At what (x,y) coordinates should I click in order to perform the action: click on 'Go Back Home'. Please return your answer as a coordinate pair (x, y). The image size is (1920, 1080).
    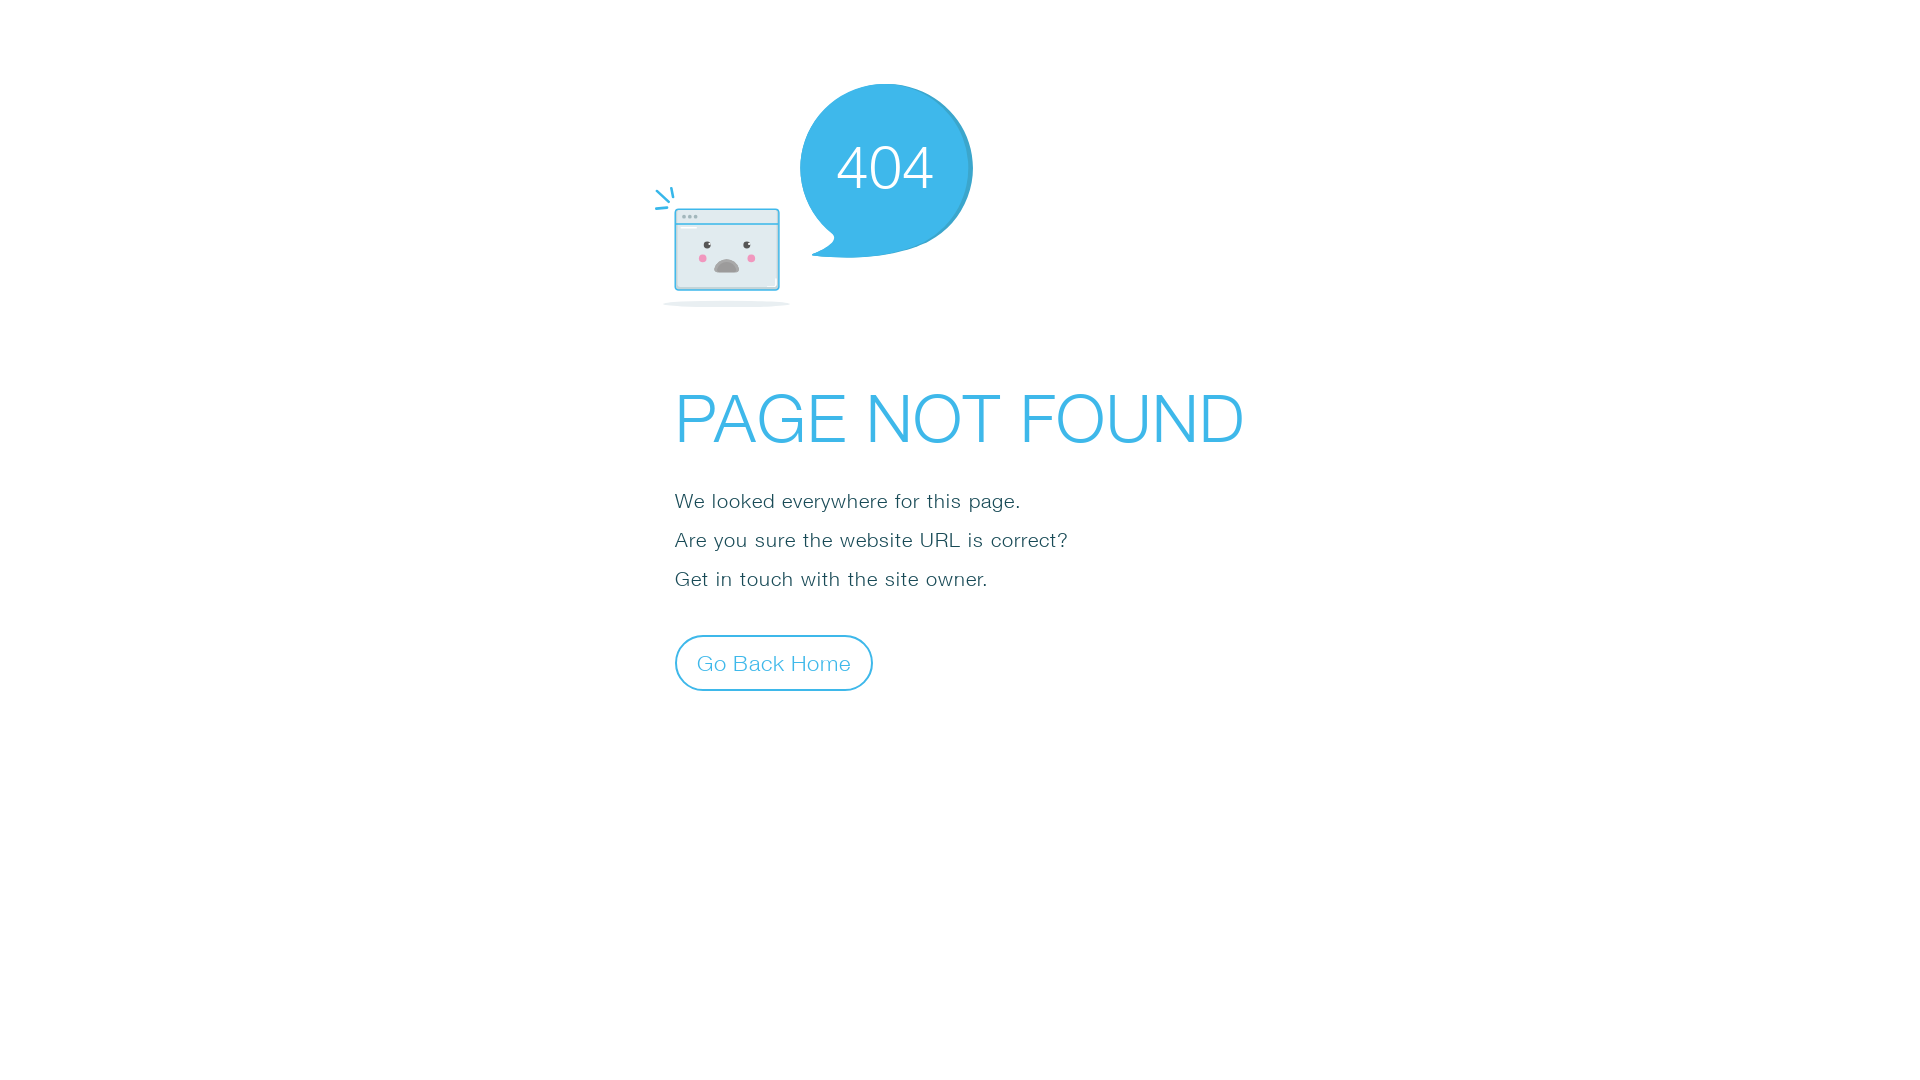
    Looking at the image, I should click on (772, 663).